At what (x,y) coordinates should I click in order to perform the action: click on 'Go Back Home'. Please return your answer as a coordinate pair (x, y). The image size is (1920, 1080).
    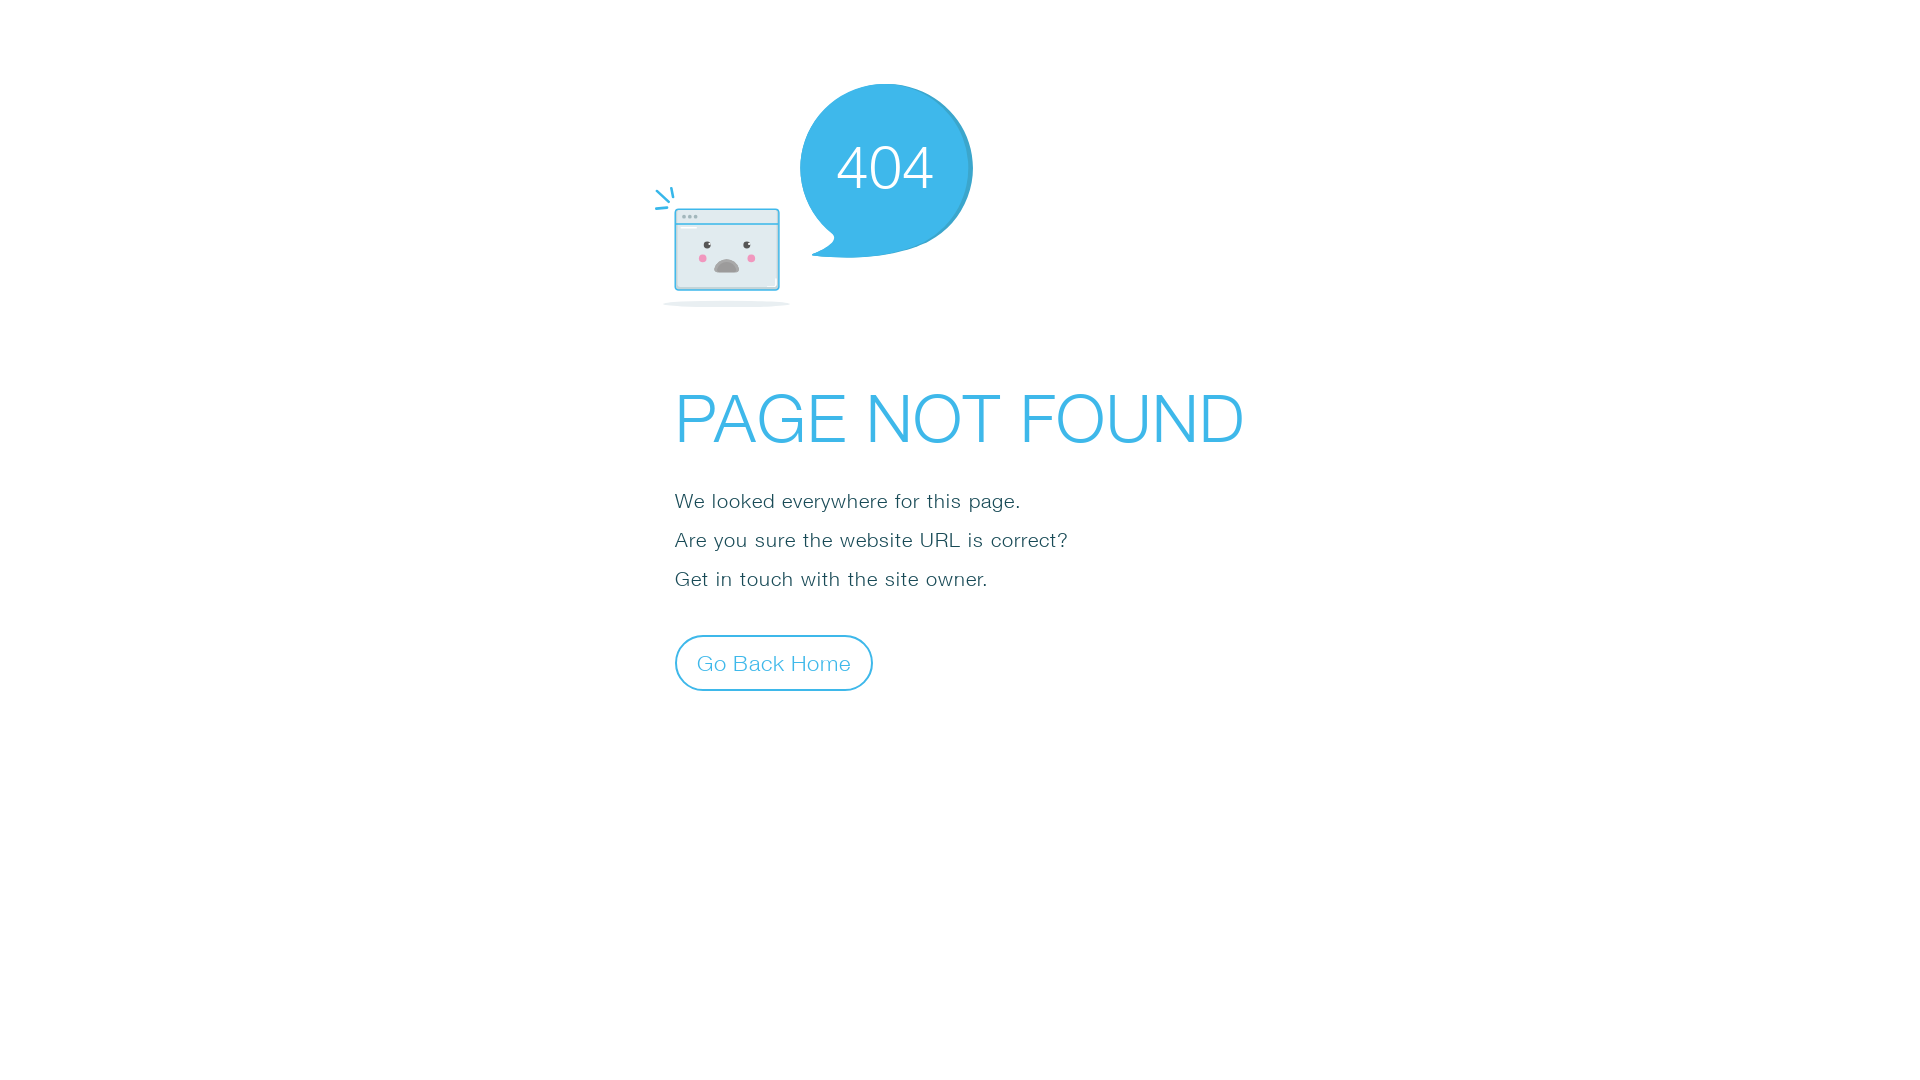
    Looking at the image, I should click on (772, 663).